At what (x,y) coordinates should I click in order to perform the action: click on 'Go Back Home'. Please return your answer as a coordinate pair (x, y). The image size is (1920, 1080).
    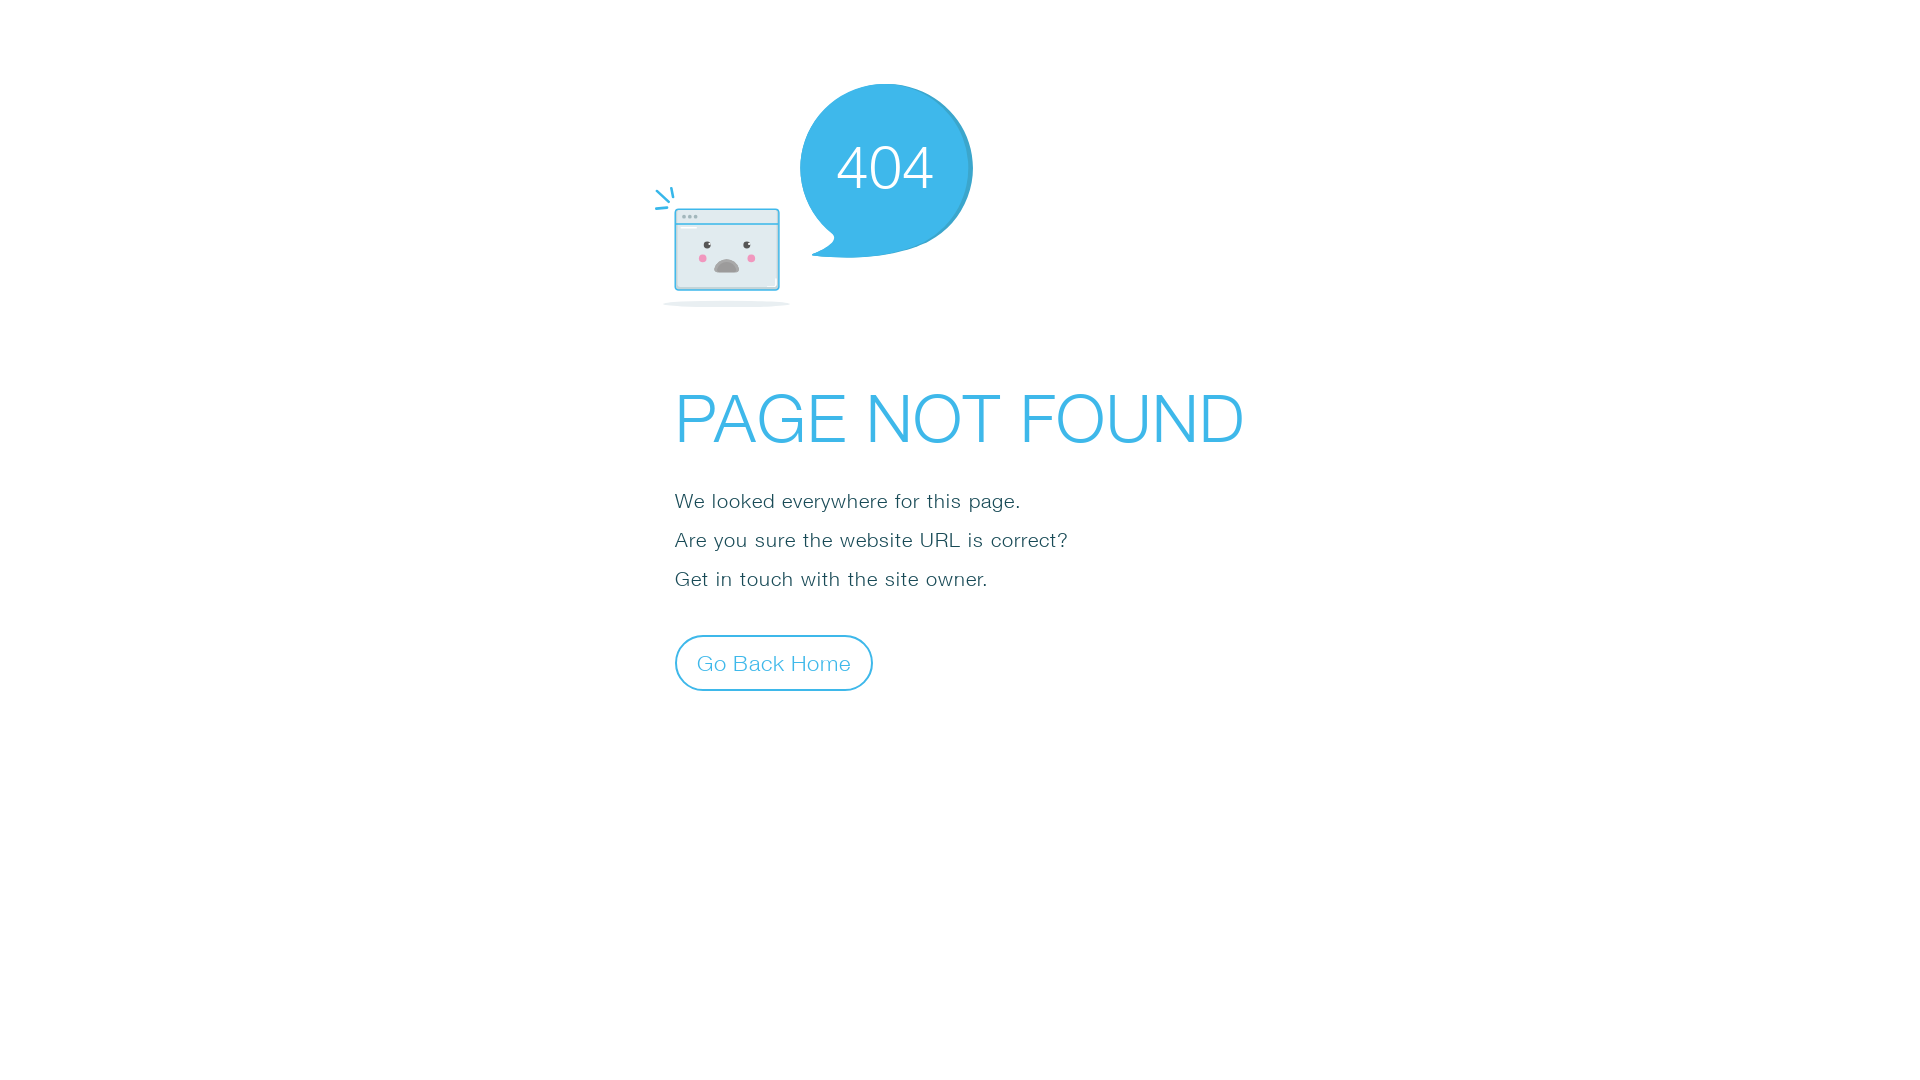
    Looking at the image, I should click on (772, 663).